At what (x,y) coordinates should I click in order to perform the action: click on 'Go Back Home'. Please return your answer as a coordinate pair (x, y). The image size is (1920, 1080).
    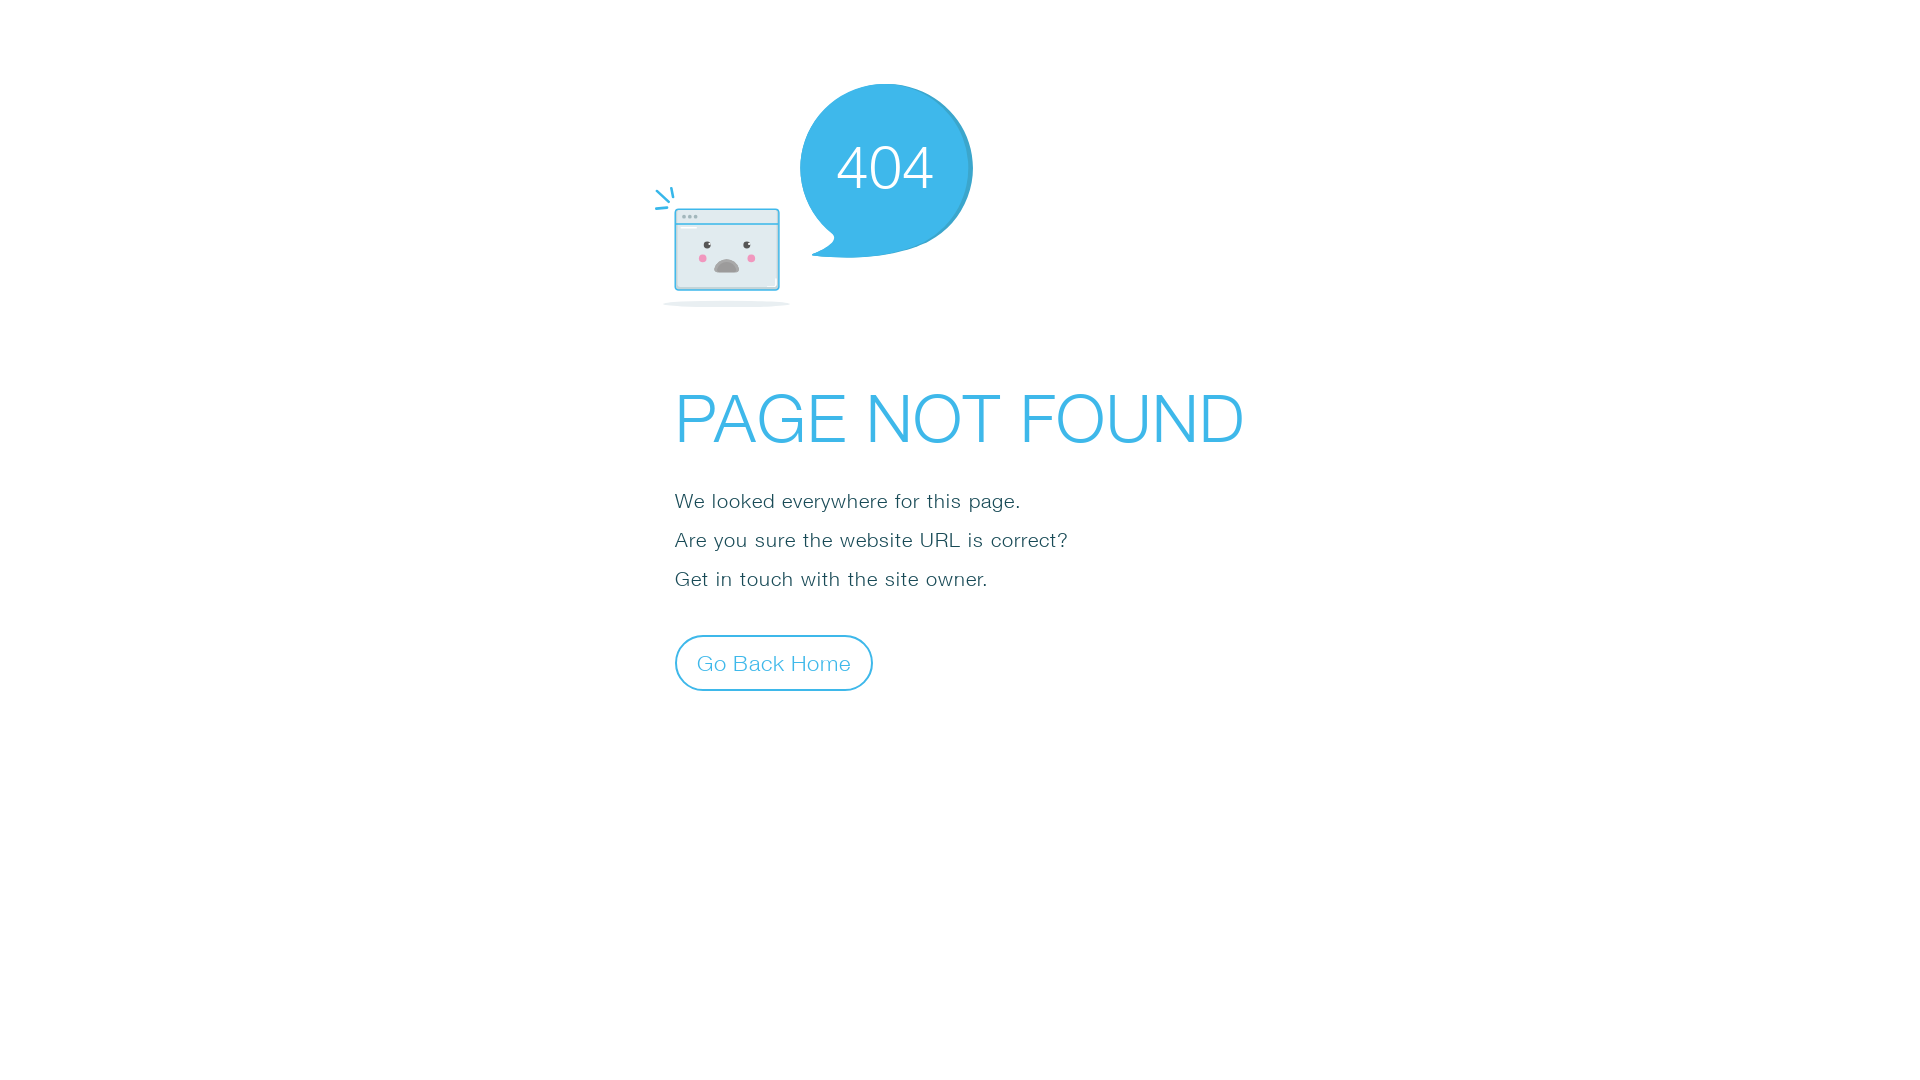
    Looking at the image, I should click on (772, 663).